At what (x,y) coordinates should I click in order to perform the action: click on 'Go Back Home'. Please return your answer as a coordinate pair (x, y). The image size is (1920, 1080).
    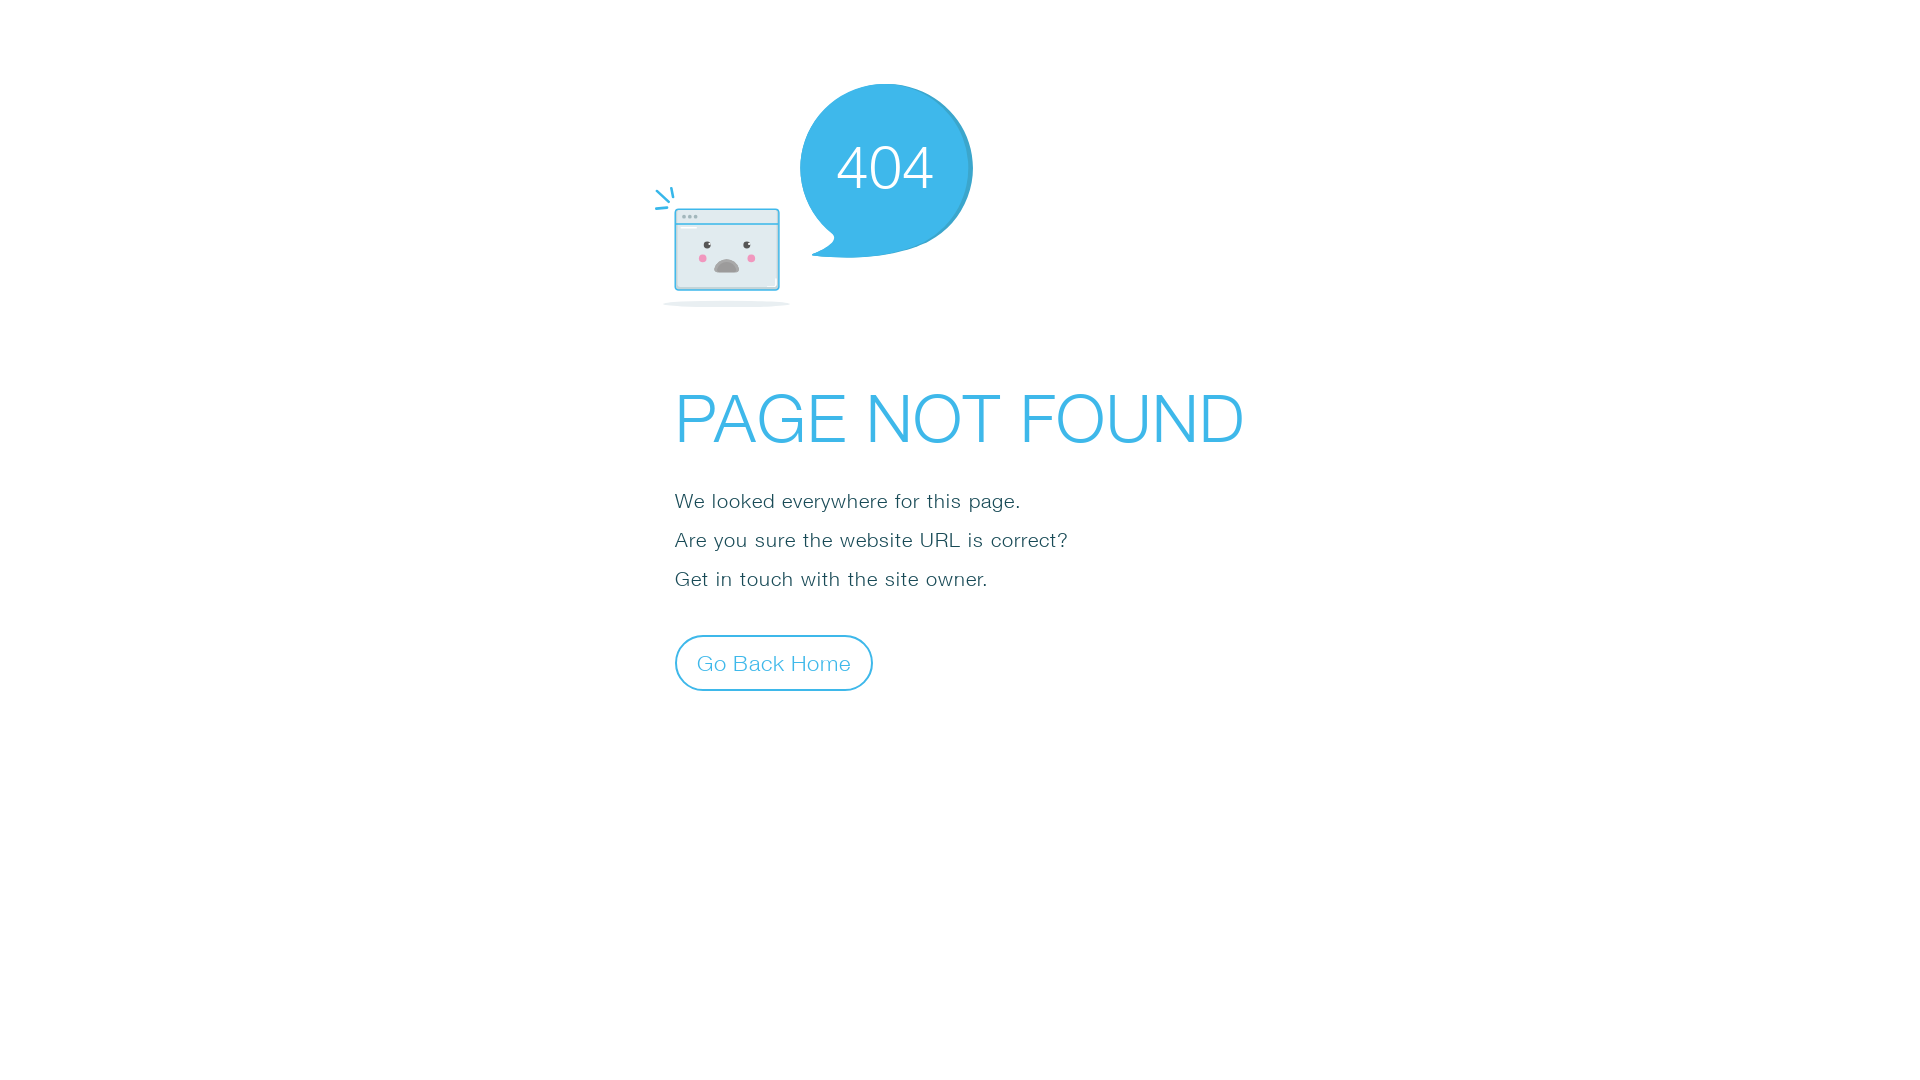
    Looking at the image, I should click on (772, 663).